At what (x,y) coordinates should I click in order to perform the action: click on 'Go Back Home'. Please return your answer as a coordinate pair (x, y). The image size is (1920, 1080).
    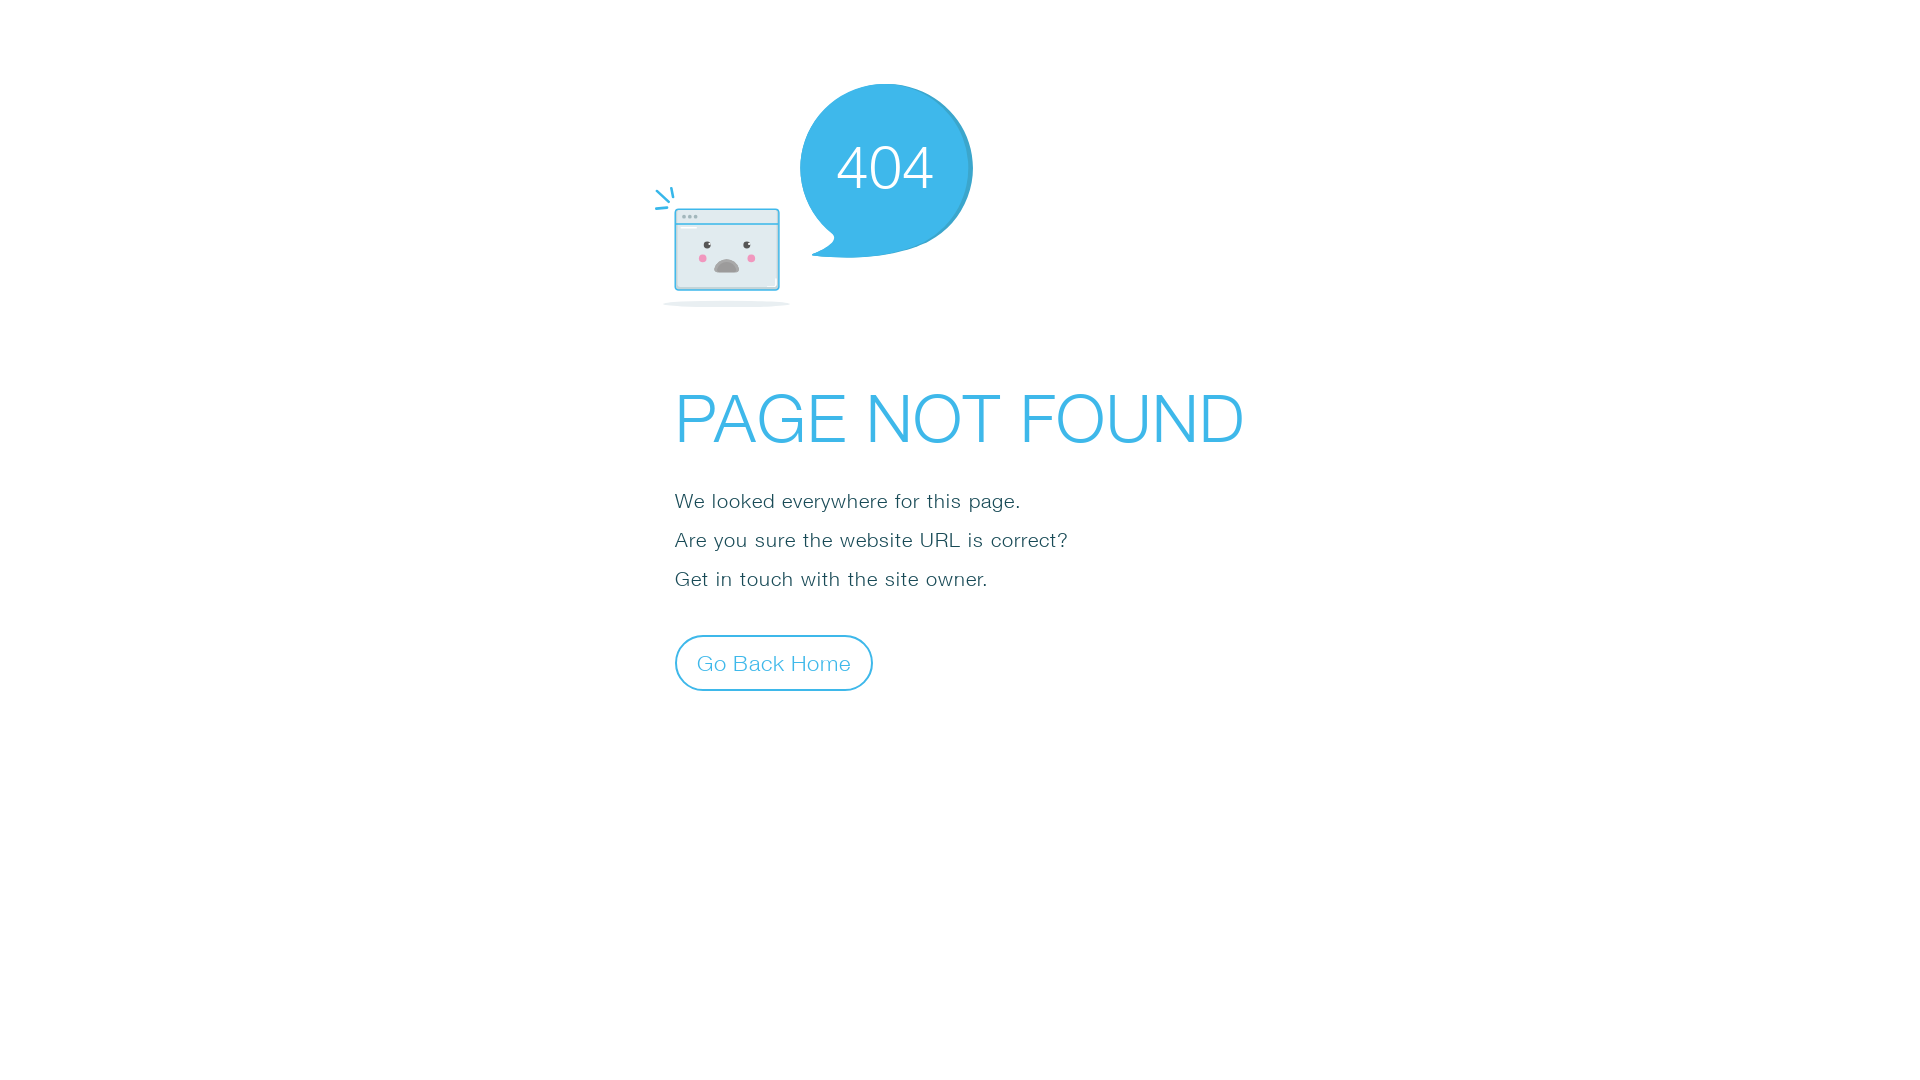
    Looking at the image, I should click on (772, 663).